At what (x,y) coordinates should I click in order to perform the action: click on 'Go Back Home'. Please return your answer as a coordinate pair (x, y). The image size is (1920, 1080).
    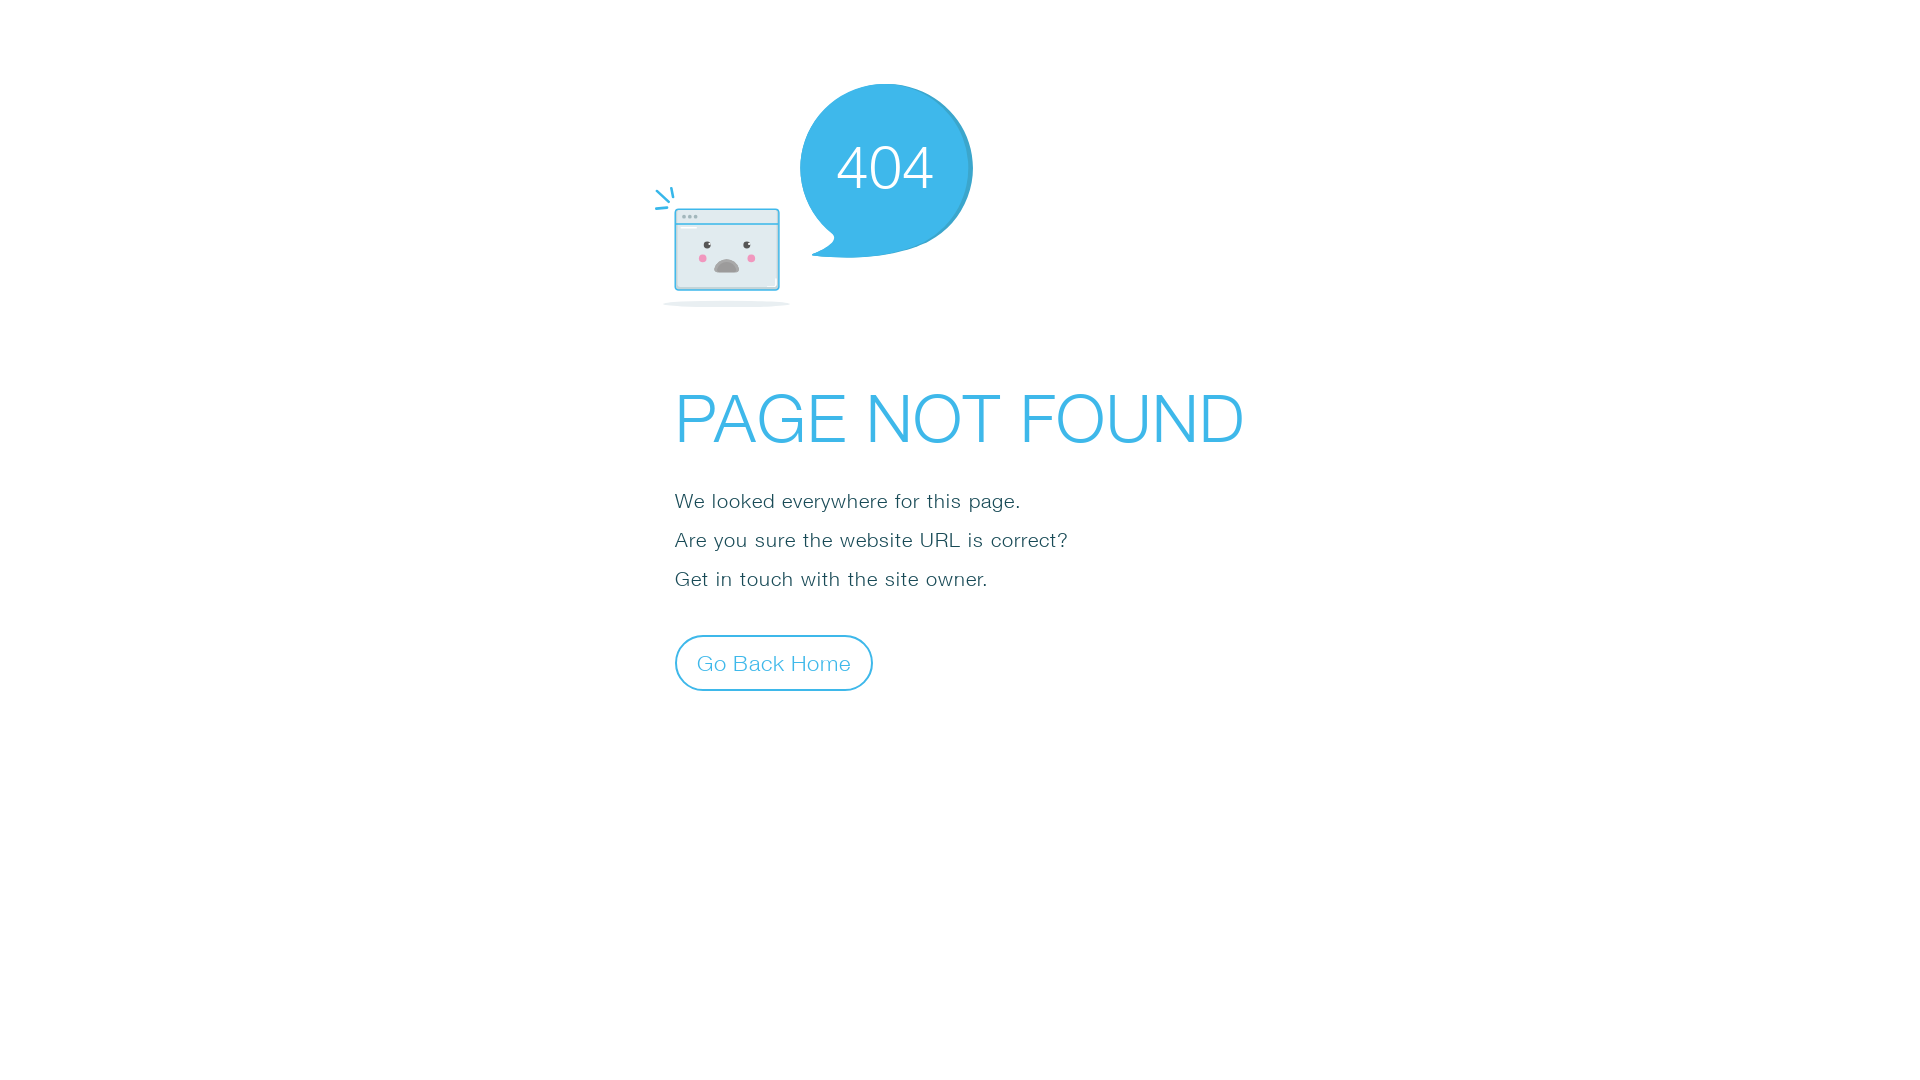
    Looking at the image, I should click on (772, 663).